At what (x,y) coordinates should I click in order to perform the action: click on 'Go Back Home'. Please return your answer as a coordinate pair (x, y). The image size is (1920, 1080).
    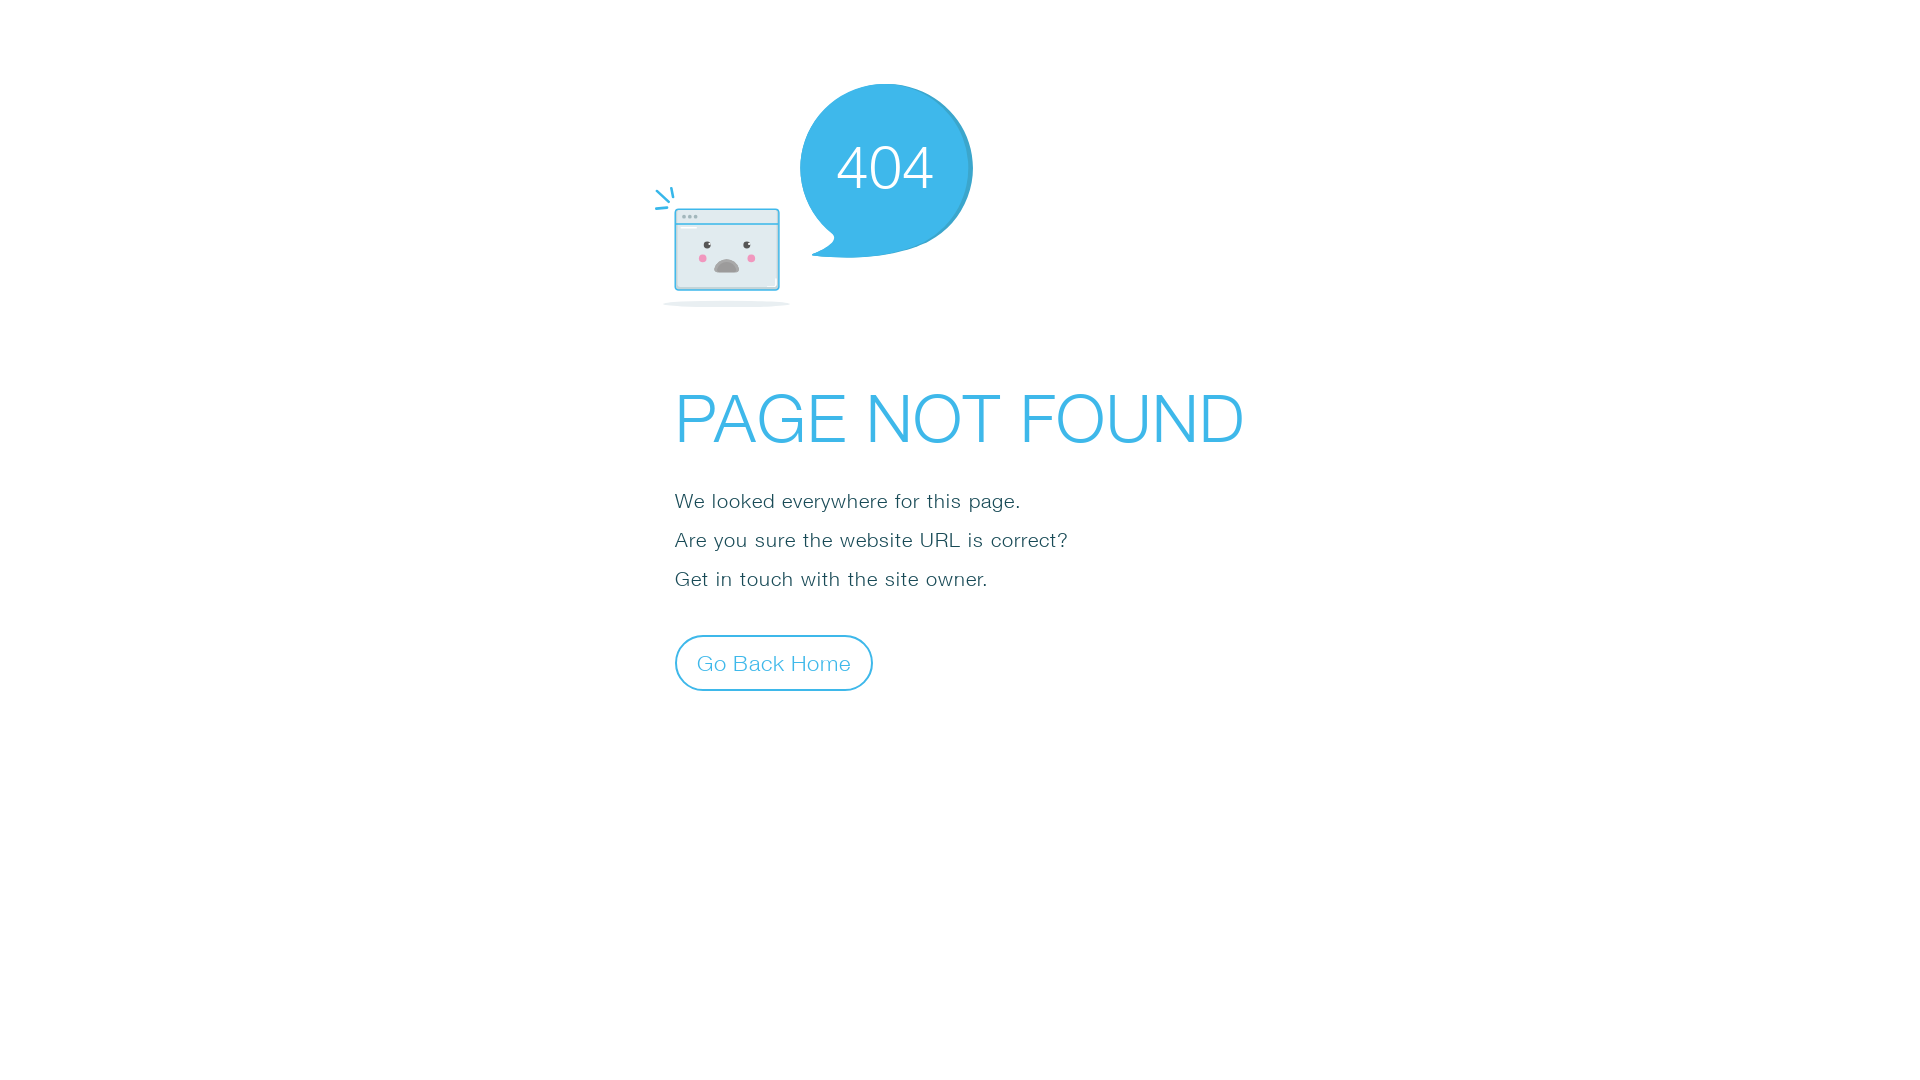
    Looking at the image, I should click on (772, 663).